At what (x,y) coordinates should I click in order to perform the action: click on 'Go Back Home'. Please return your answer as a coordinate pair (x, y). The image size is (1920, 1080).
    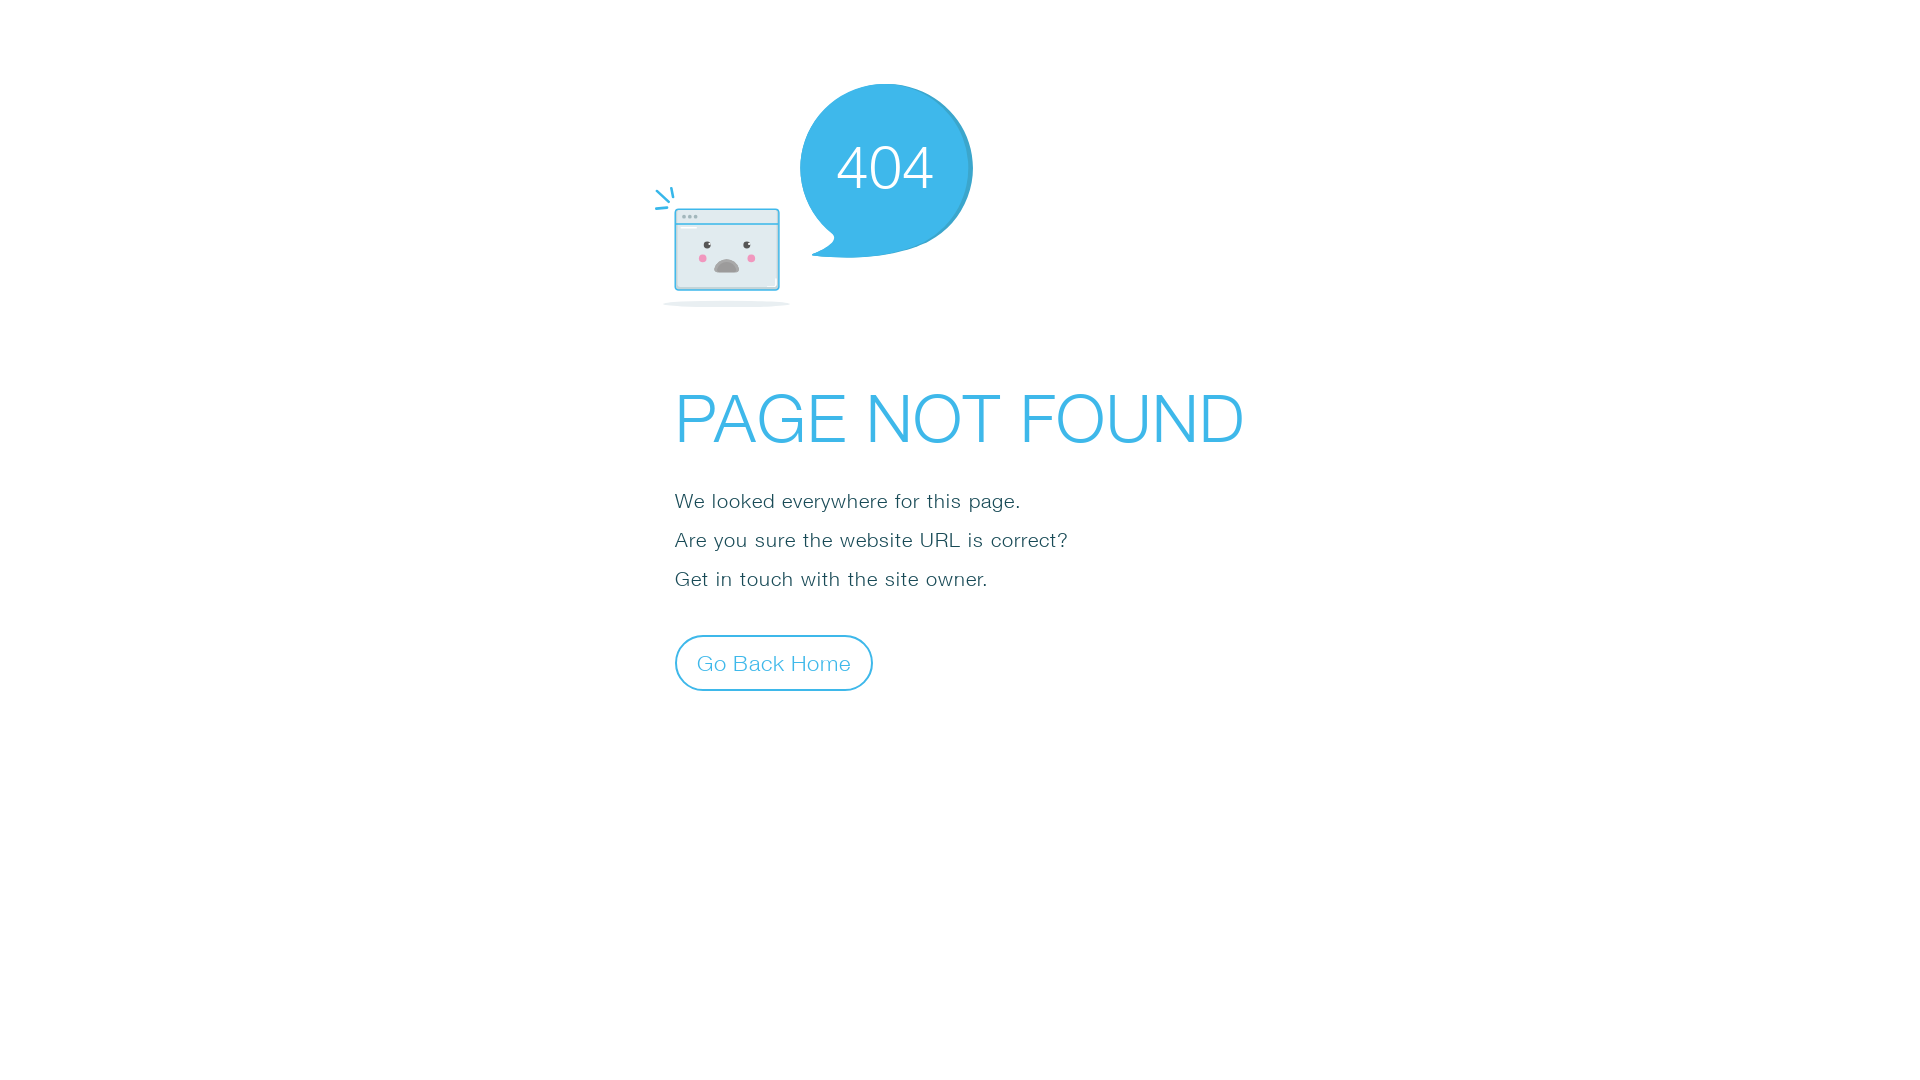
    Looking at the image, I should click on (772, 663).